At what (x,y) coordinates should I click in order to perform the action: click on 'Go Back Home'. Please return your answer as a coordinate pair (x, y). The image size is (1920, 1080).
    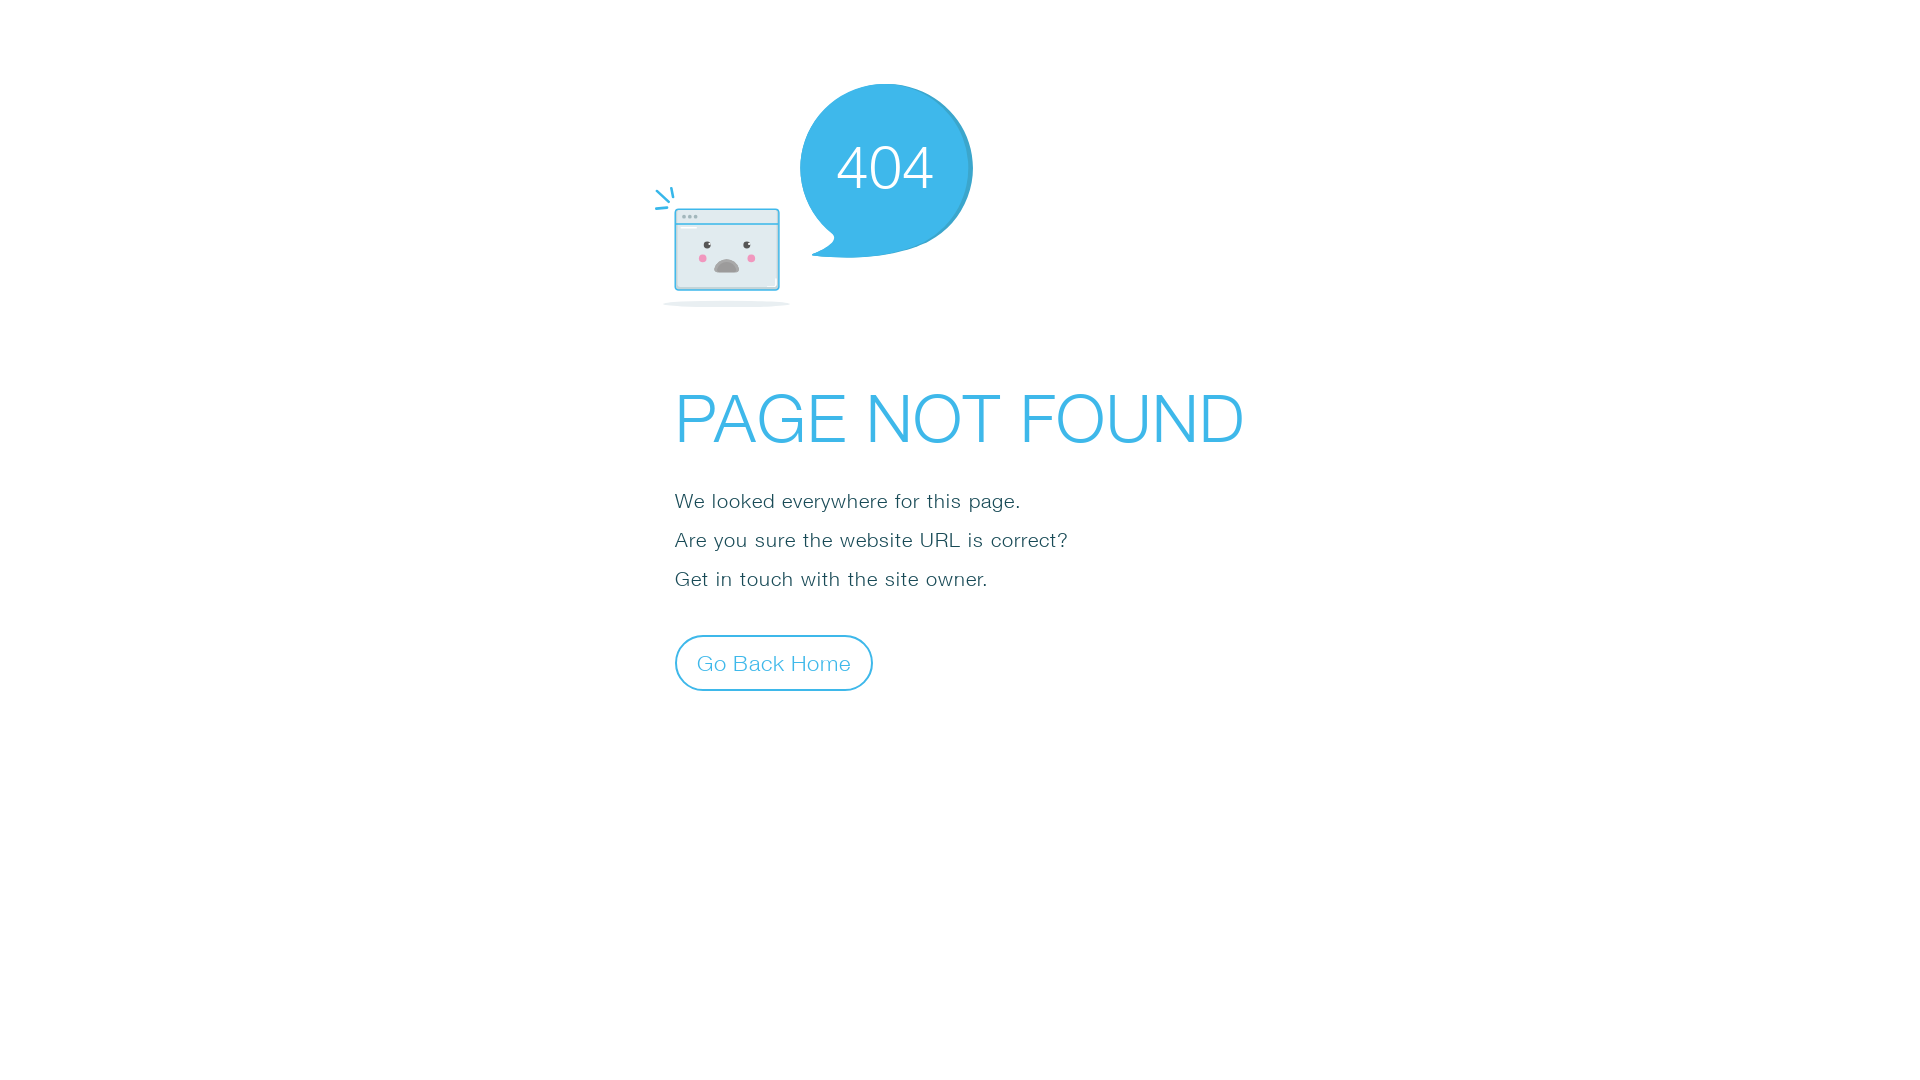
    Looking at the image, I should click on (772, 663).